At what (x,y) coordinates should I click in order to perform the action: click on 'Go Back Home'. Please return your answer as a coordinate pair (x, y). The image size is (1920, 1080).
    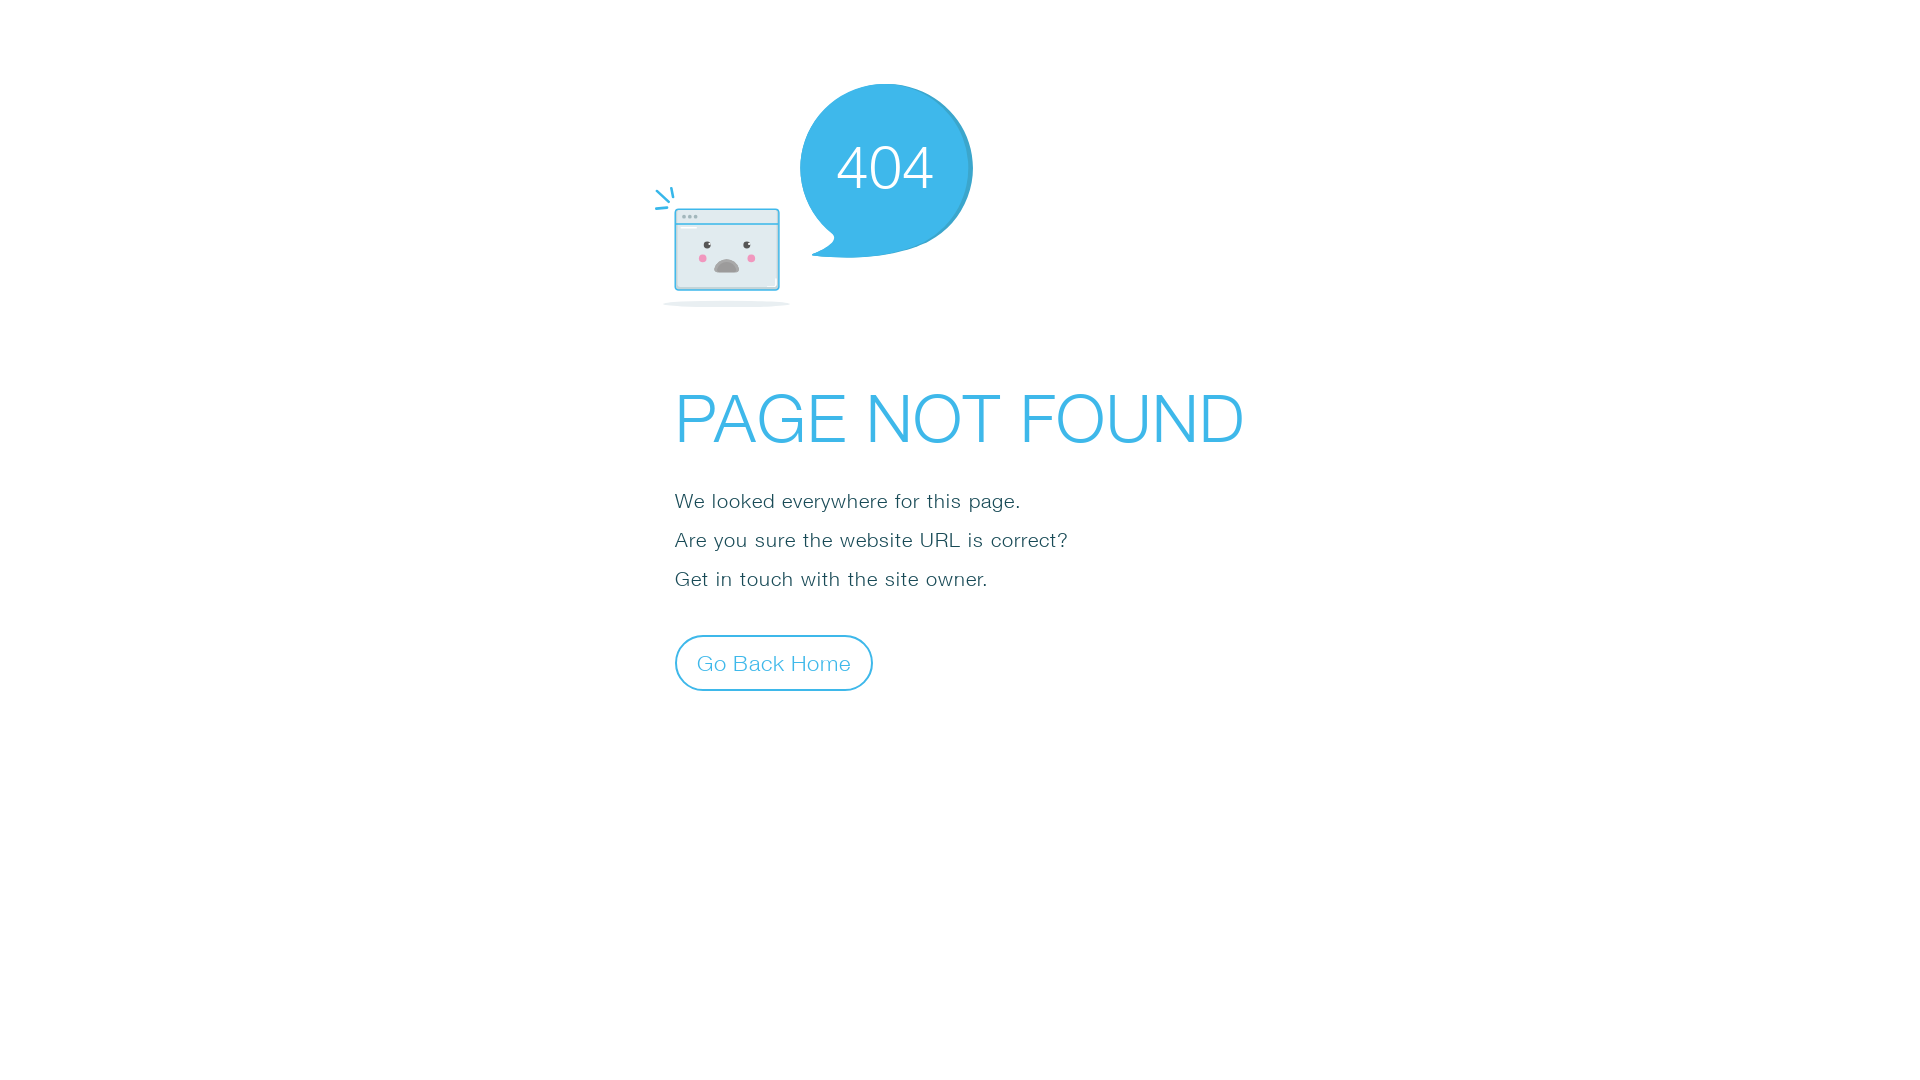
    Looking at the image, I should click on (772, 663).